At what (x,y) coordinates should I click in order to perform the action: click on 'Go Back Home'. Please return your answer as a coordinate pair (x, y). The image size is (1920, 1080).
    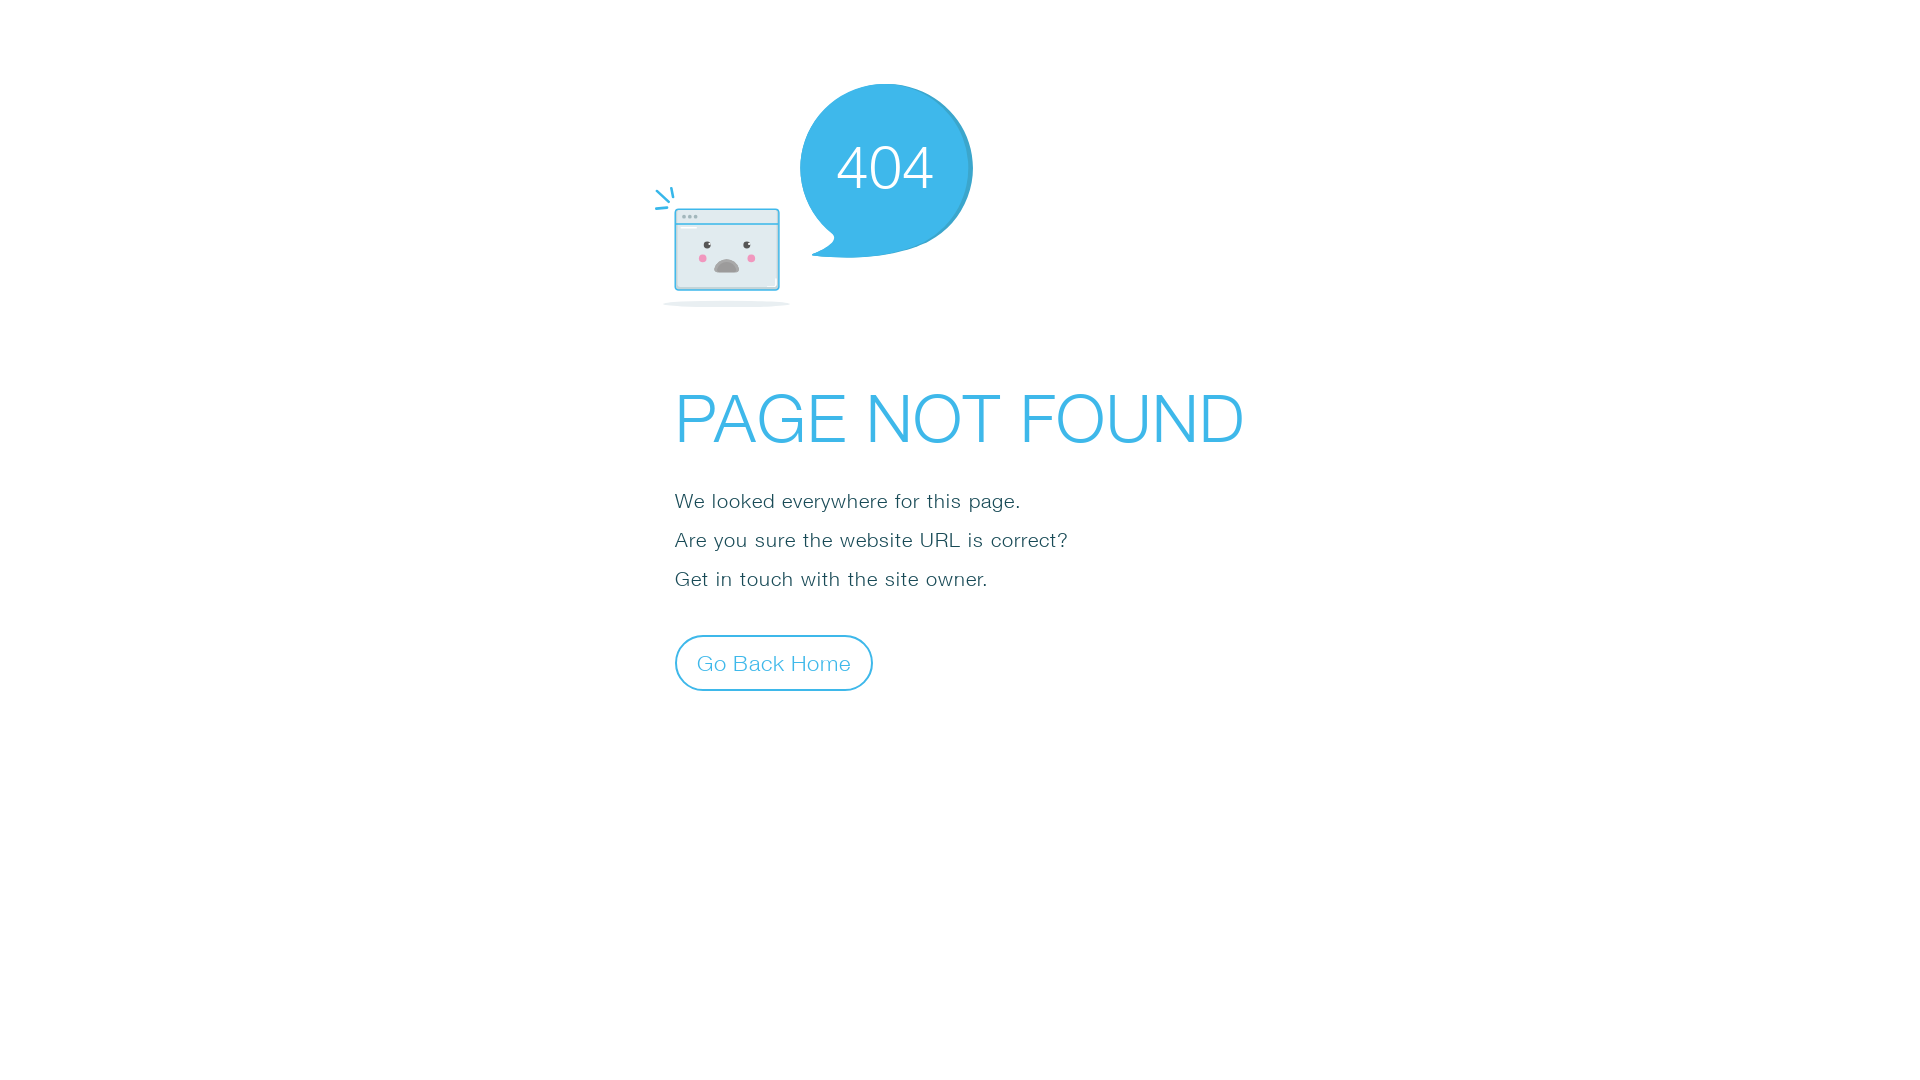
    Looking at the image, I should click on (772, 663).